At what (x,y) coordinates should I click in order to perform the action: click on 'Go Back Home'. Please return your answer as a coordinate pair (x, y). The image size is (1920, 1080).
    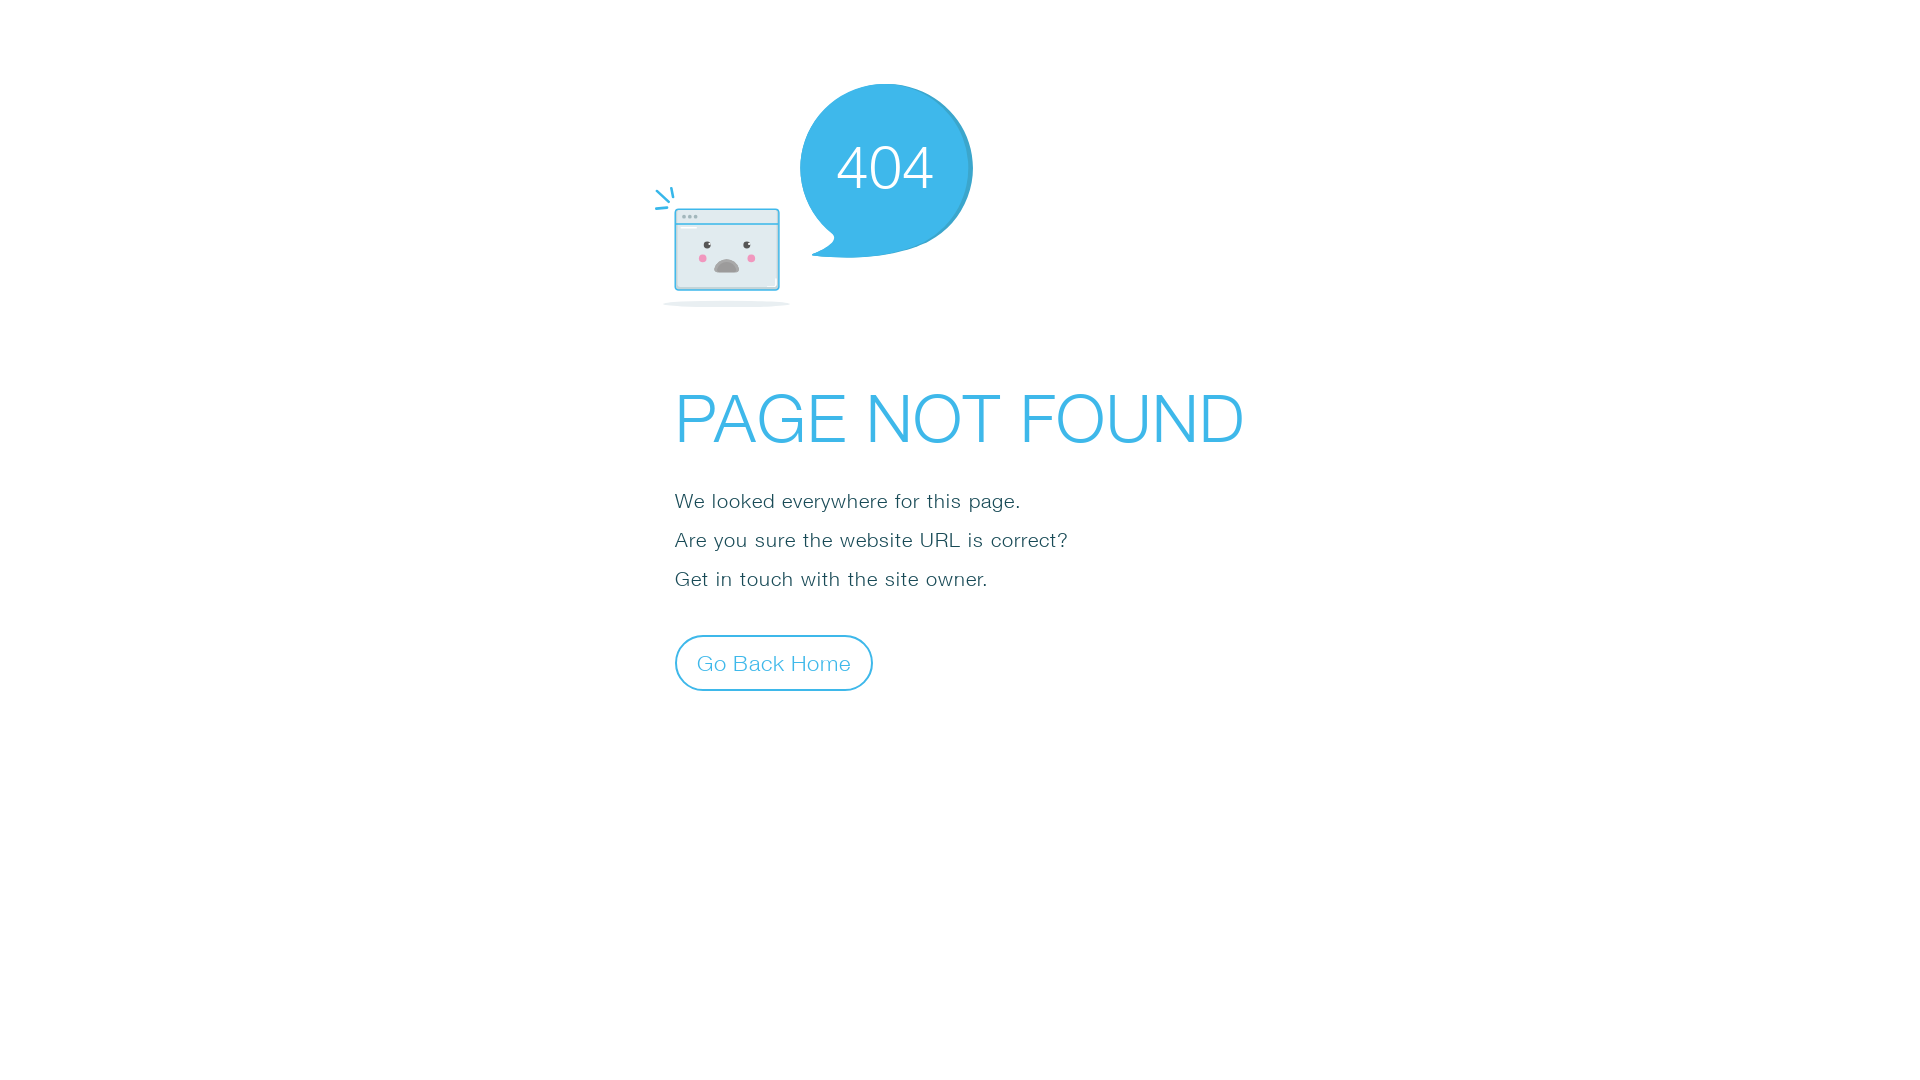
    Looking at the image, I should click on (772, 663).